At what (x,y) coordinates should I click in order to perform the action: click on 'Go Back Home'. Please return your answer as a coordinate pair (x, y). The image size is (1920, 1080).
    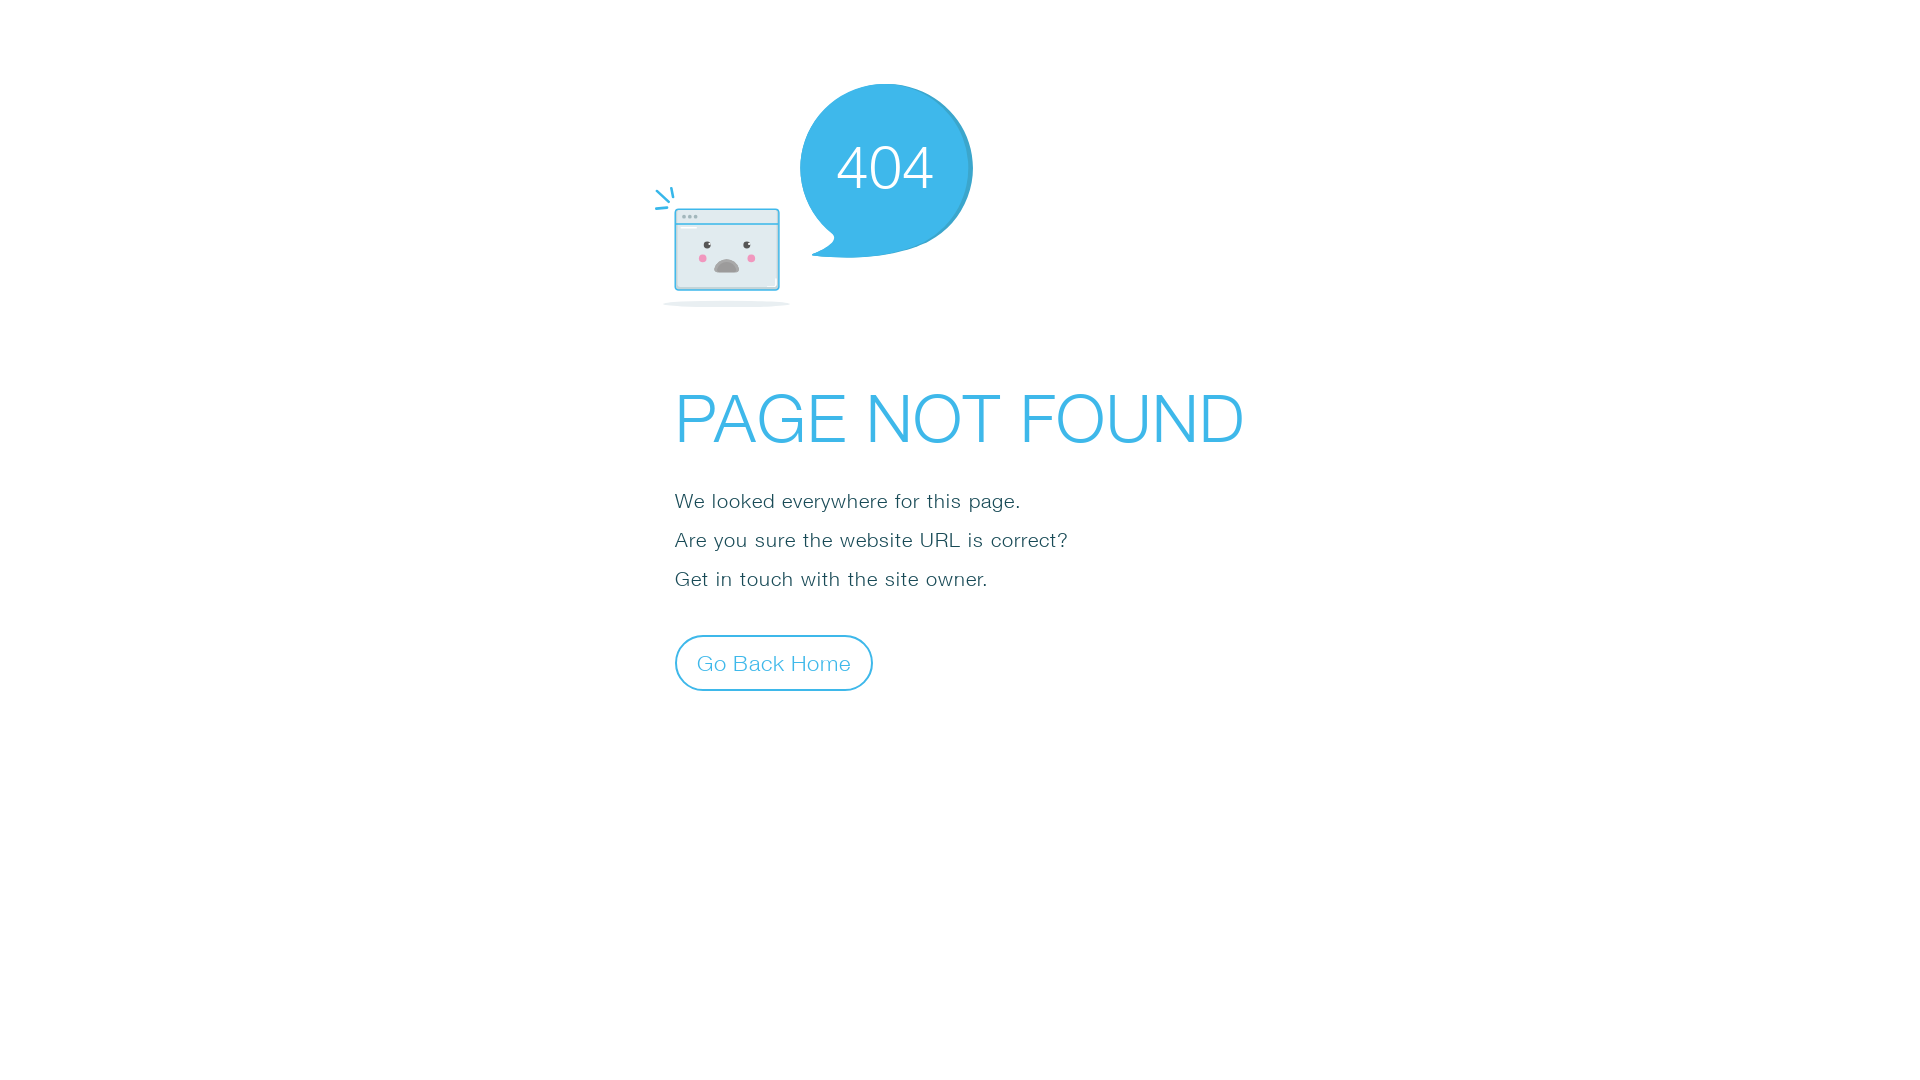
    Looking at the image, I should click on (772, 663).